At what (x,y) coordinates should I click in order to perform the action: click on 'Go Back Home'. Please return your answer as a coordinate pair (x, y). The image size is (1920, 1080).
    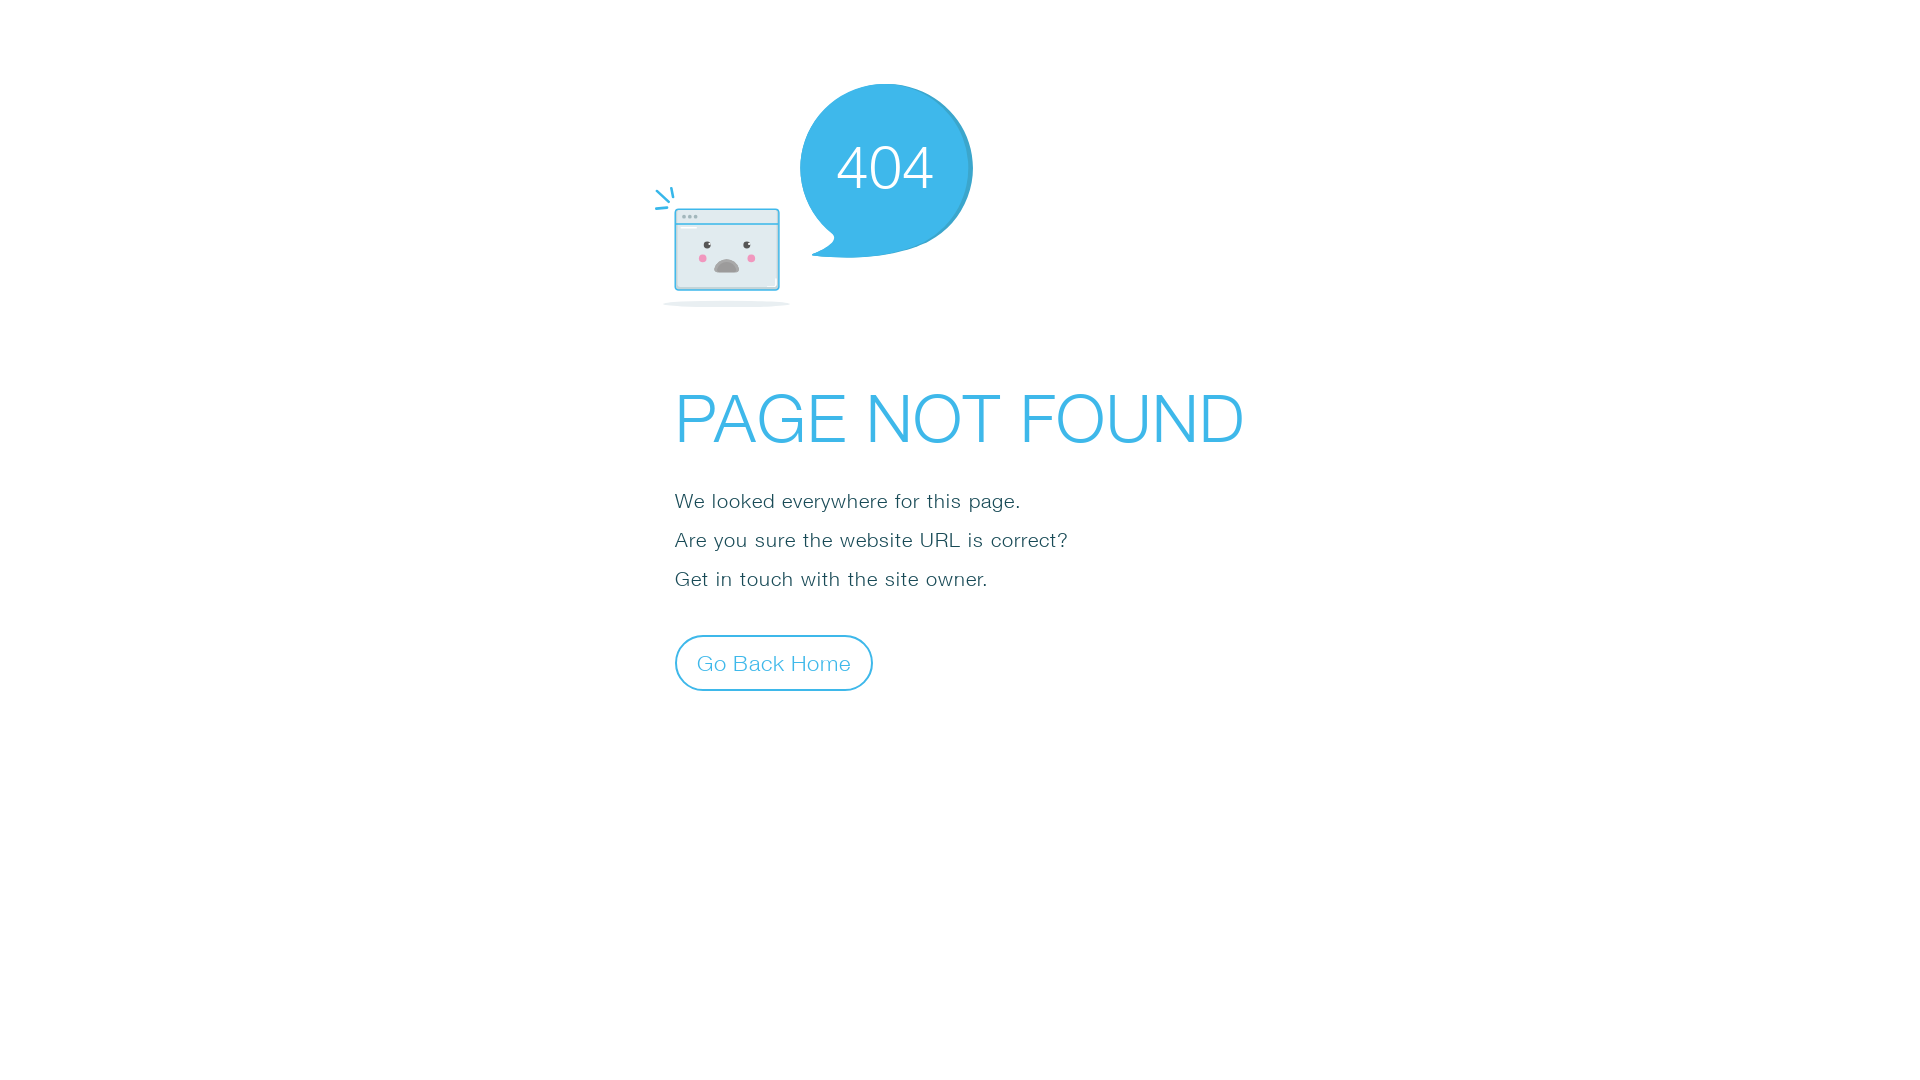
    Looking at the image, I should click on (772, 663).